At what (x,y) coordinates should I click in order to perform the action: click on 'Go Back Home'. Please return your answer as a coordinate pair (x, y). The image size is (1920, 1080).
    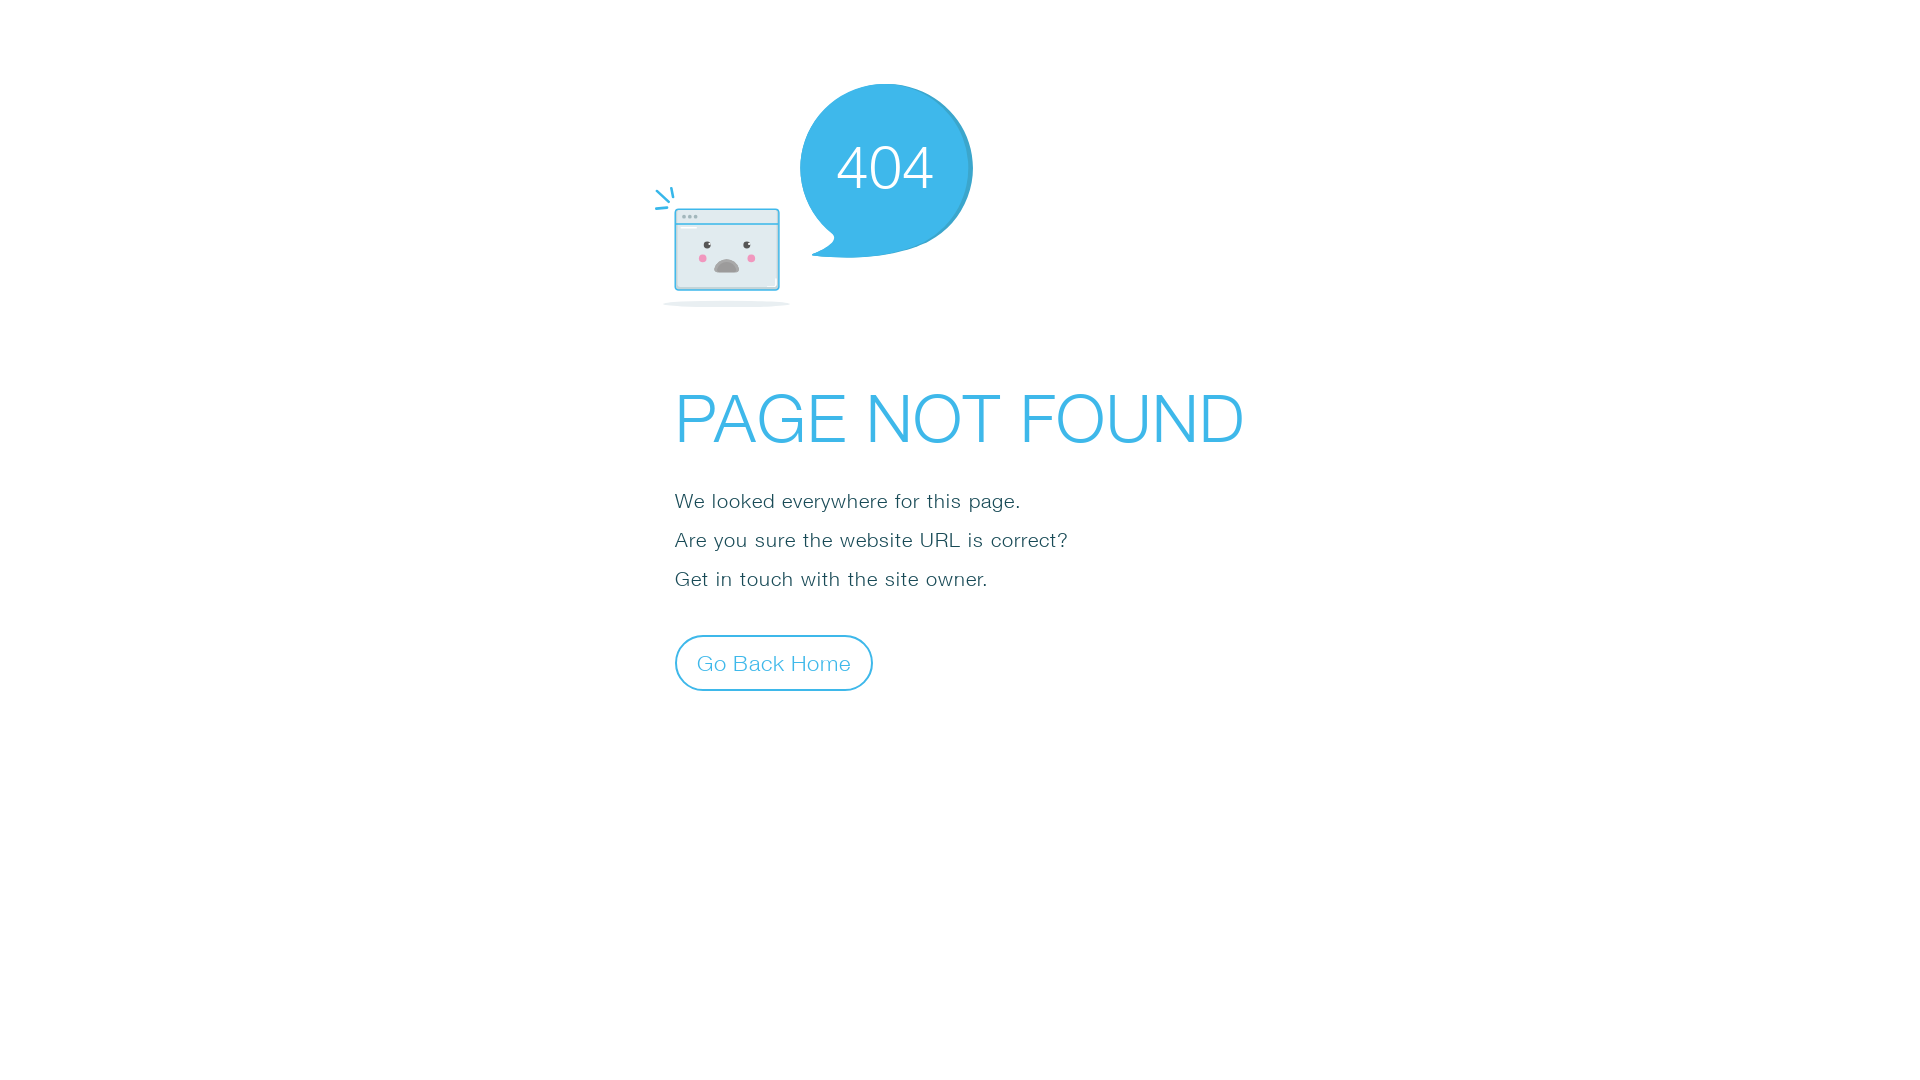
    Looking at the image, I should click on (772, 663).